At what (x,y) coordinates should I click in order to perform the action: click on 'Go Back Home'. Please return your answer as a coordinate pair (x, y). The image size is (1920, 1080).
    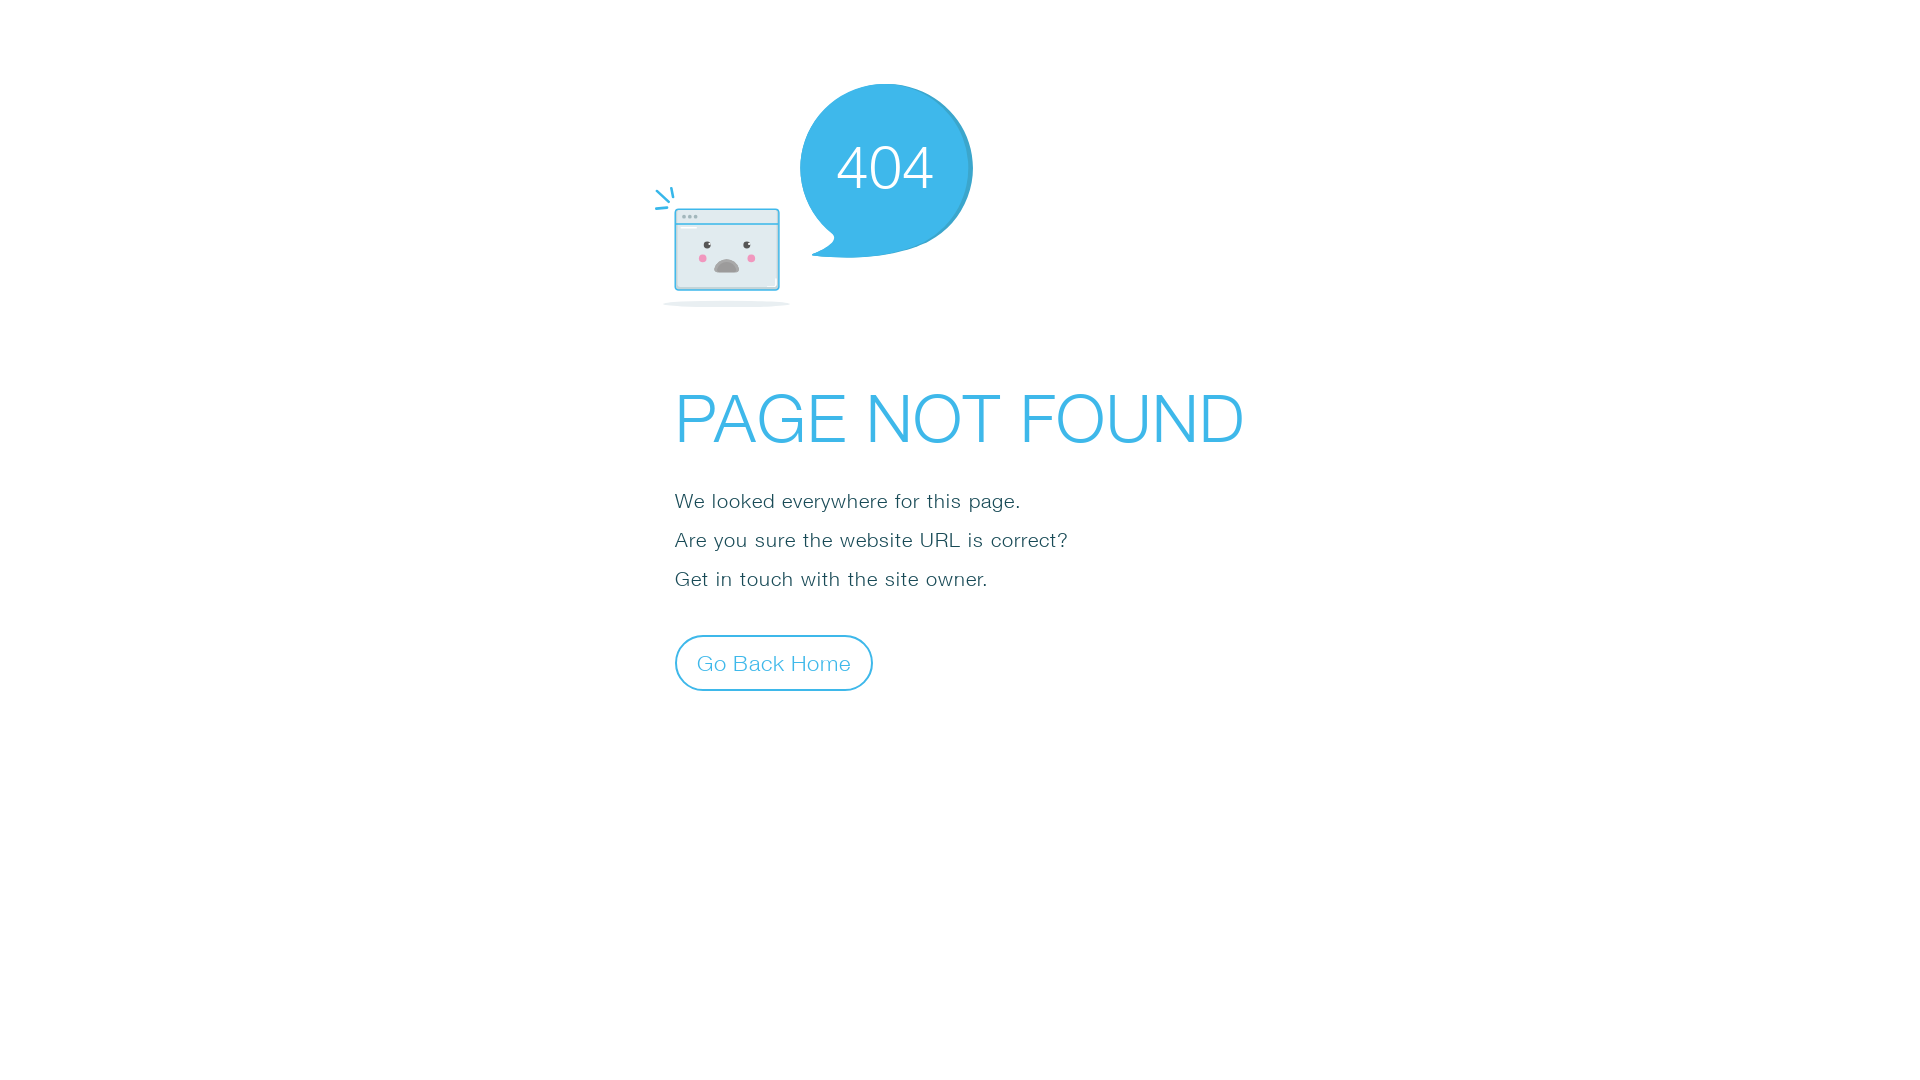
    Looking at the image, I should click on (772, 663).